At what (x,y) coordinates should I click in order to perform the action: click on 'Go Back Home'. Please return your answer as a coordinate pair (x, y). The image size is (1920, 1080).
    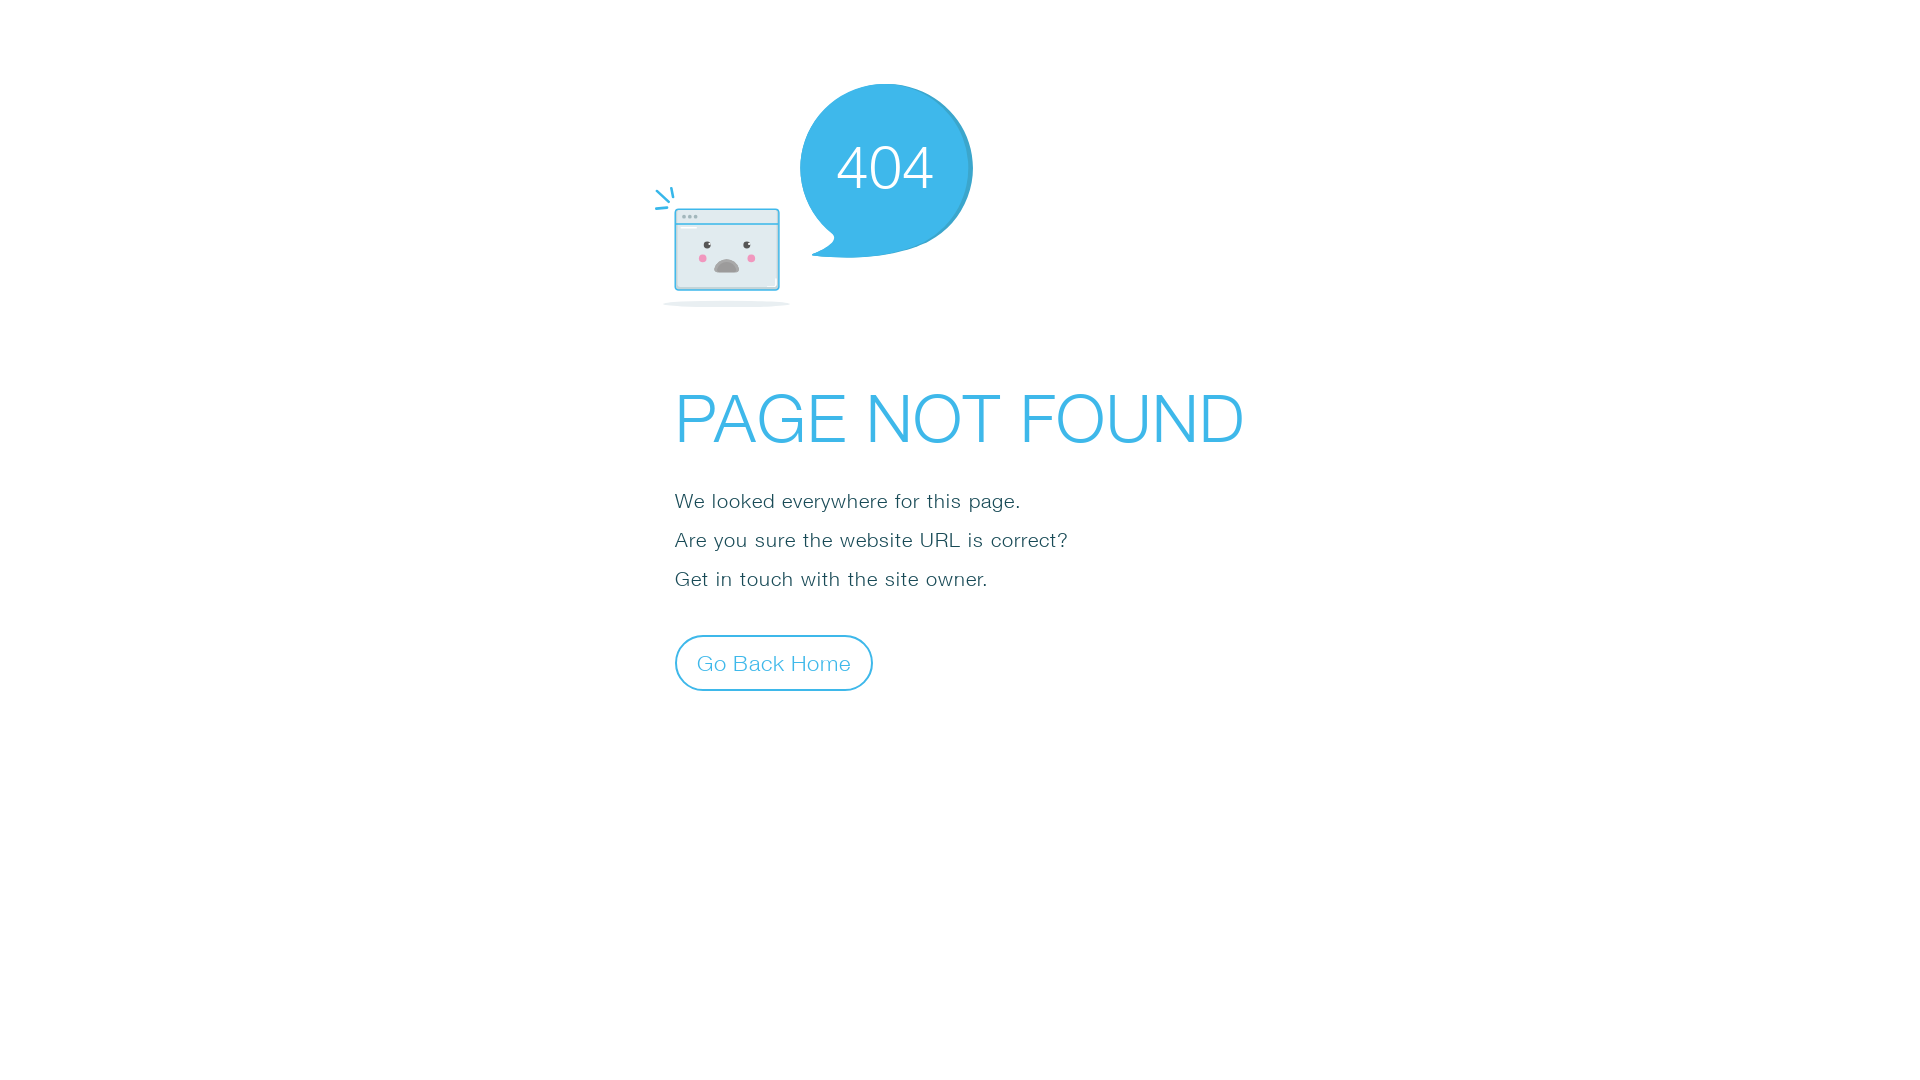
    Looking at the image, I should click on (772, 663).